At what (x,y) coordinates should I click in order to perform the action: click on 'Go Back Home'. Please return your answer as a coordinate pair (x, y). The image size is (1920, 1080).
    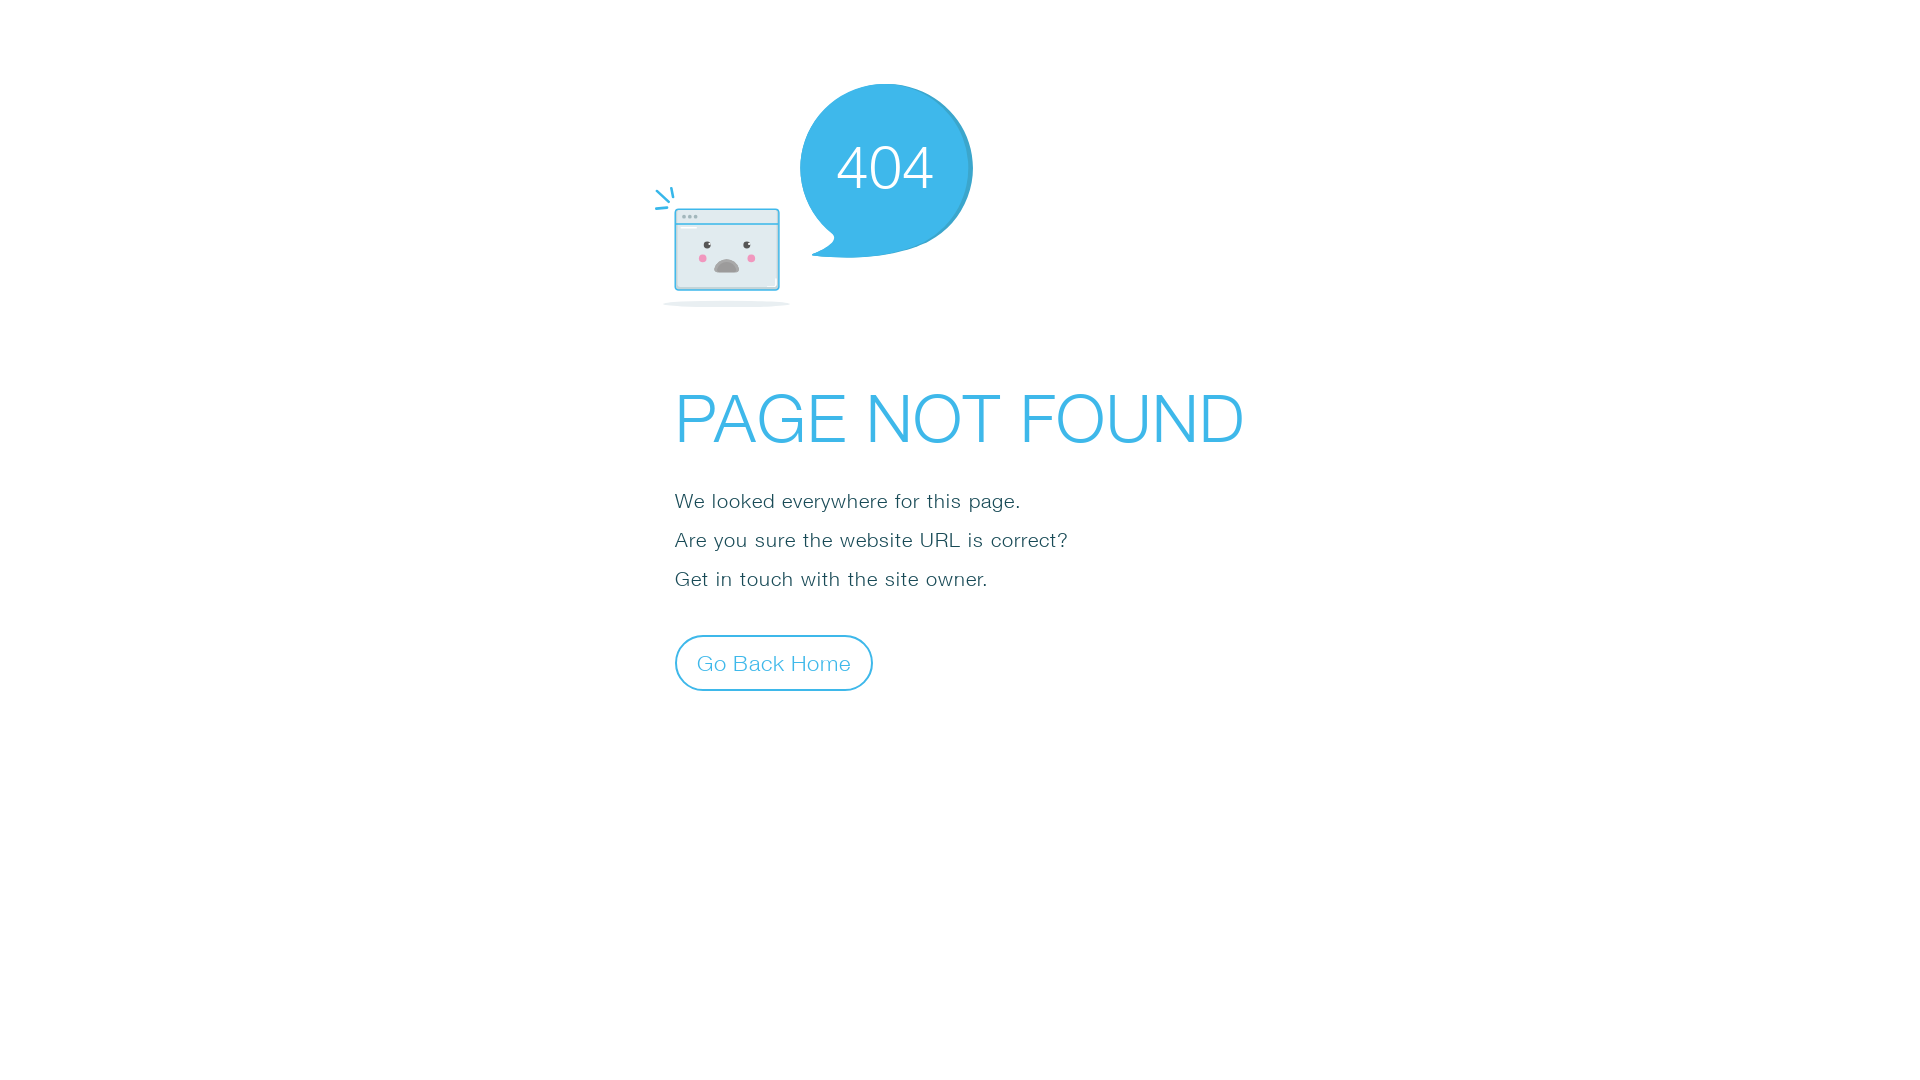
    Looking at the image, I should click on (772, 663).